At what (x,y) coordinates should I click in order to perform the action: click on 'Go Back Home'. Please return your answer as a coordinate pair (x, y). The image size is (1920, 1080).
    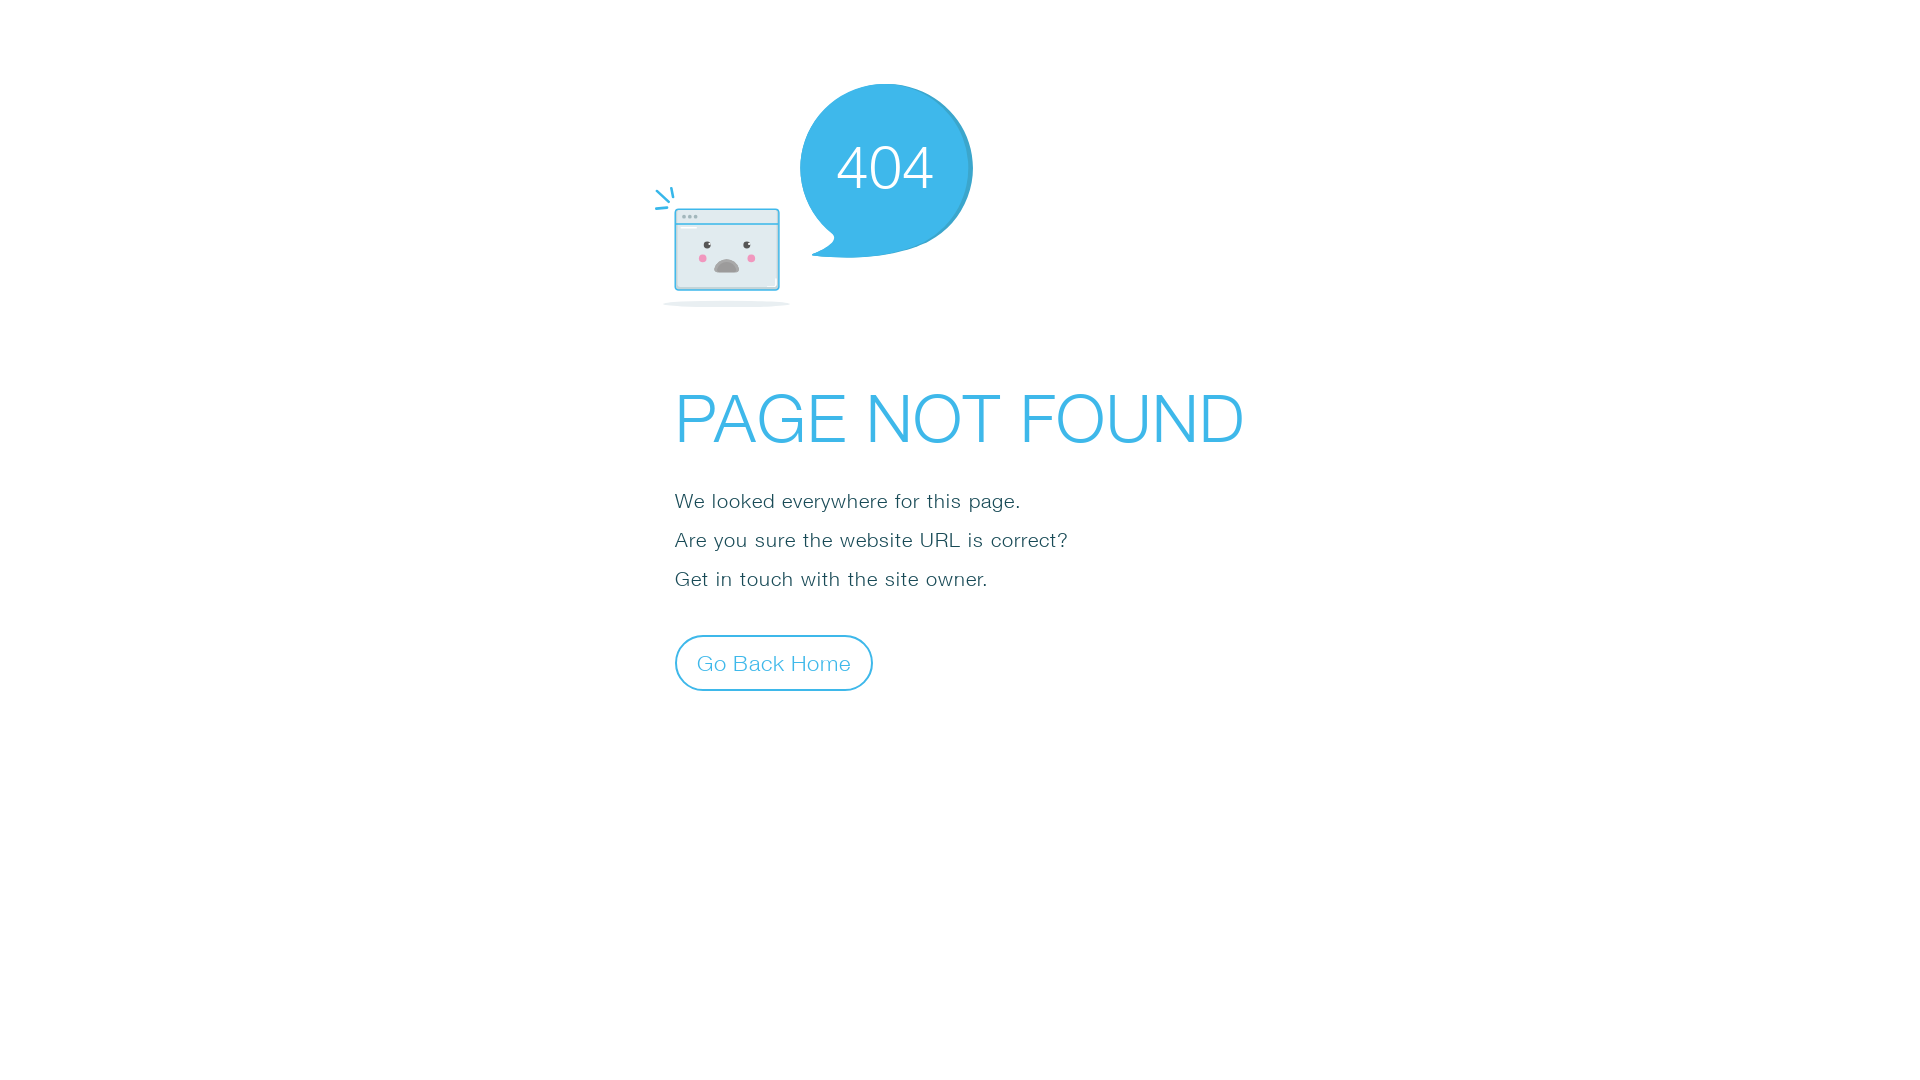
    Looking at the image, I should click on (772, 663).